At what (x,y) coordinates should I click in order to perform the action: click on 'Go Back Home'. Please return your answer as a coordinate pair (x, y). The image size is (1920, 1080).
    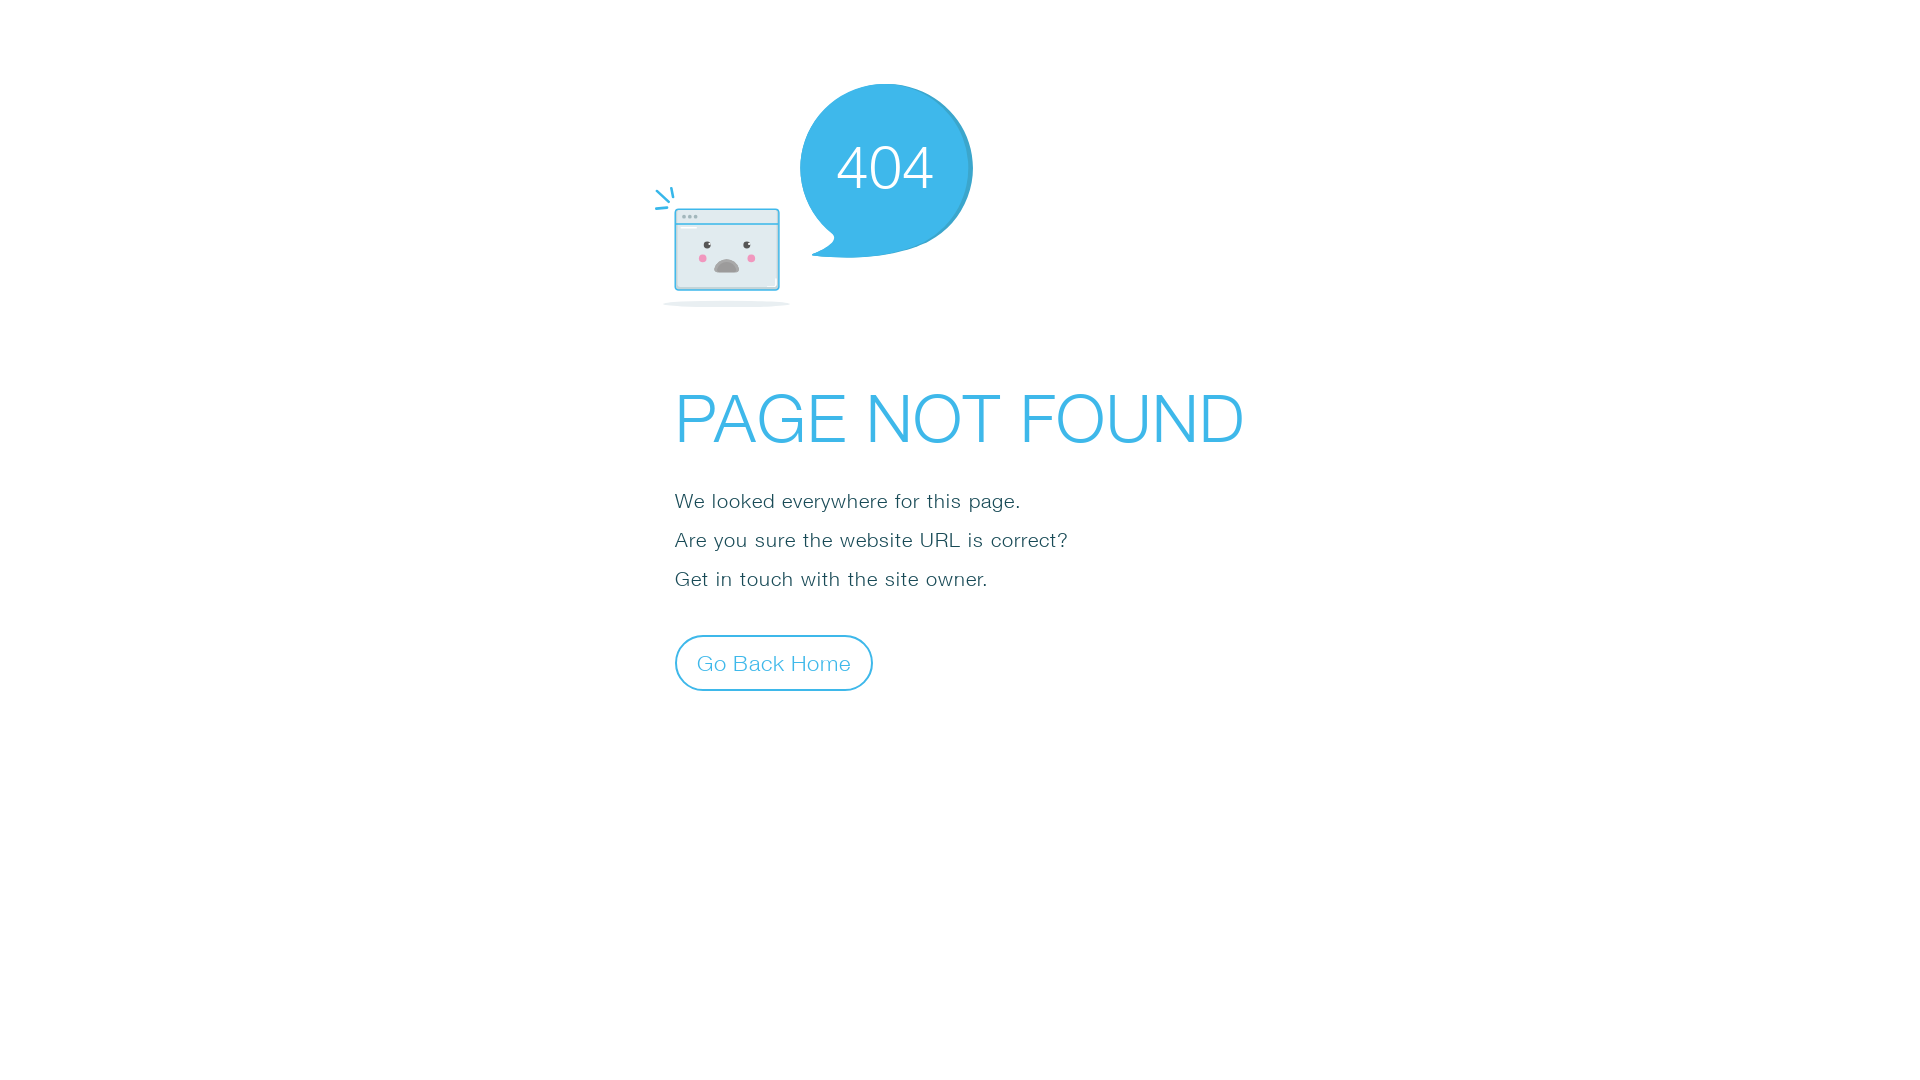
    Looking at the image, I should click on (772, 663).